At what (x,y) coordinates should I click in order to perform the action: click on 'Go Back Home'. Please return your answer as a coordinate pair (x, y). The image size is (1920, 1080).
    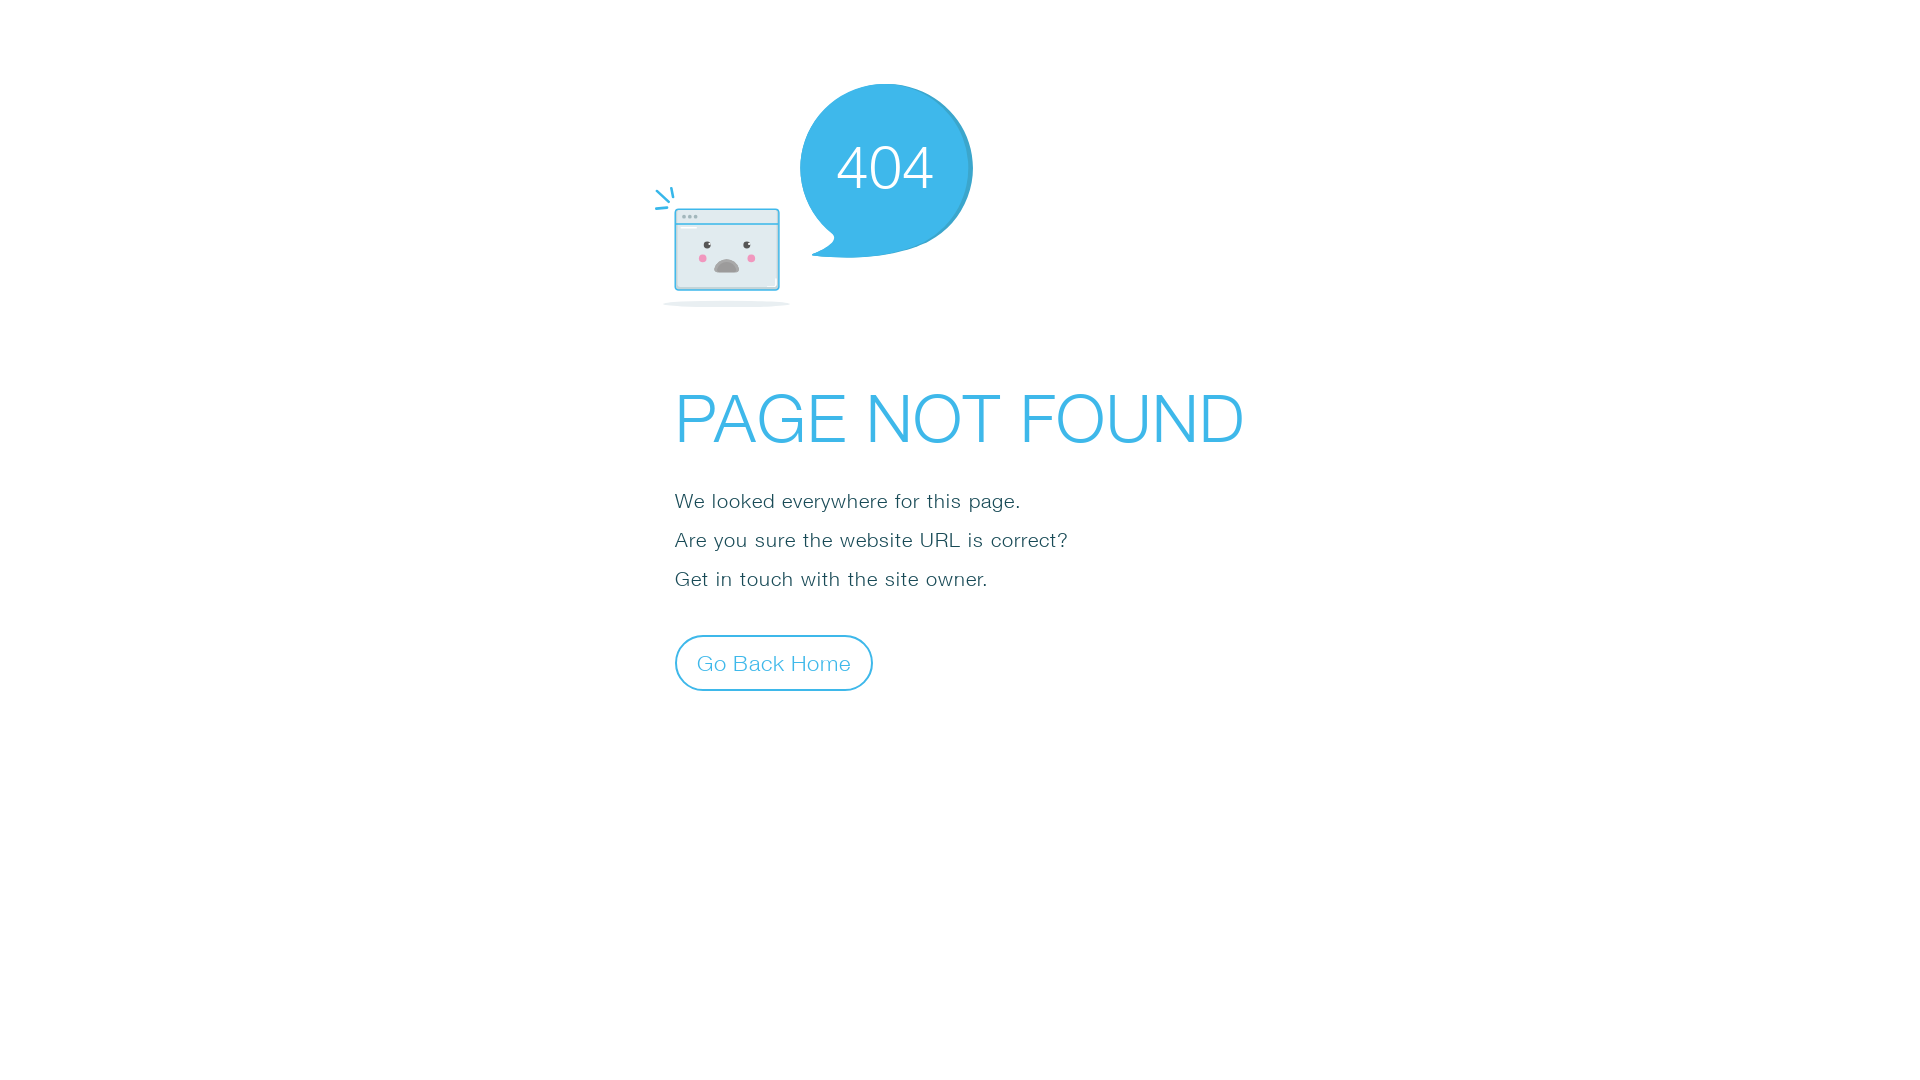
    Looking at the image, I should click on (772, 663).